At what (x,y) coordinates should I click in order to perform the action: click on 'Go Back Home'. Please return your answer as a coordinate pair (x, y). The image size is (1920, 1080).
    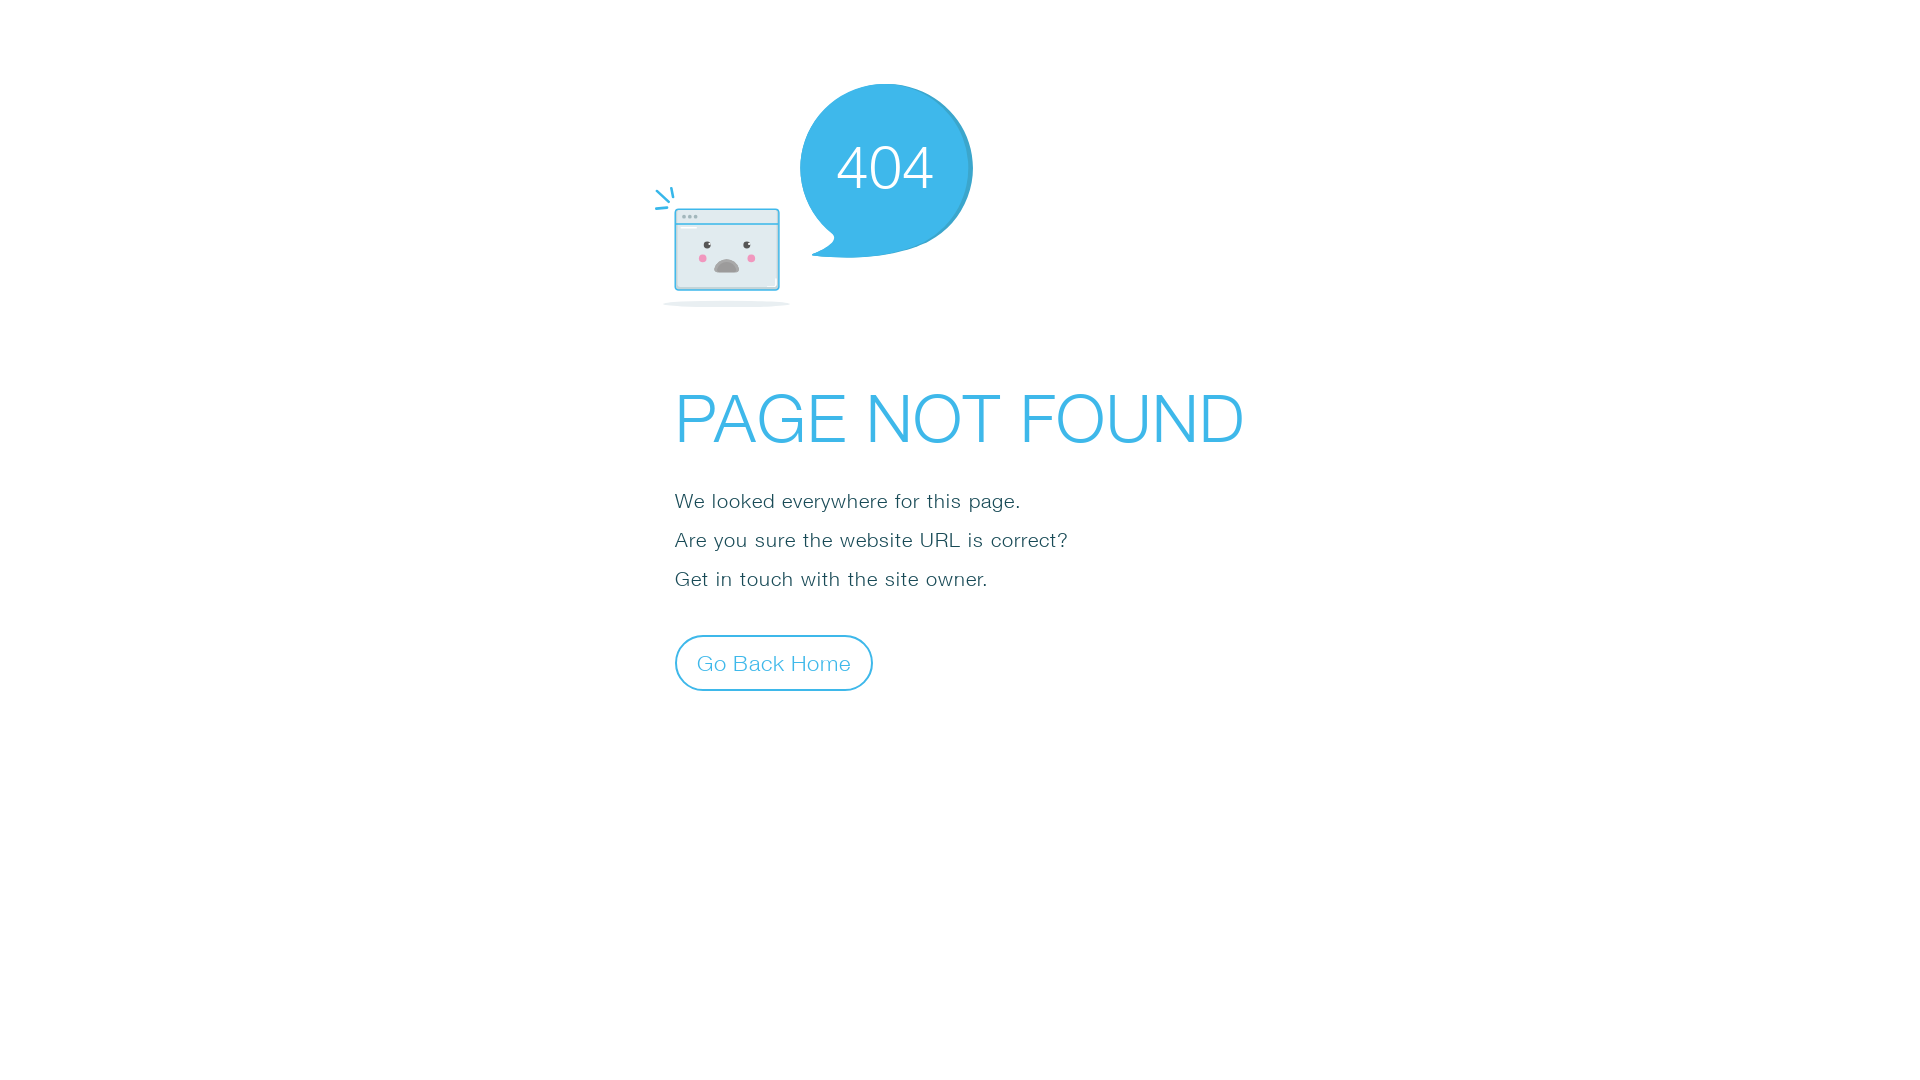
    Looking at the image, I should click on (772, 663).